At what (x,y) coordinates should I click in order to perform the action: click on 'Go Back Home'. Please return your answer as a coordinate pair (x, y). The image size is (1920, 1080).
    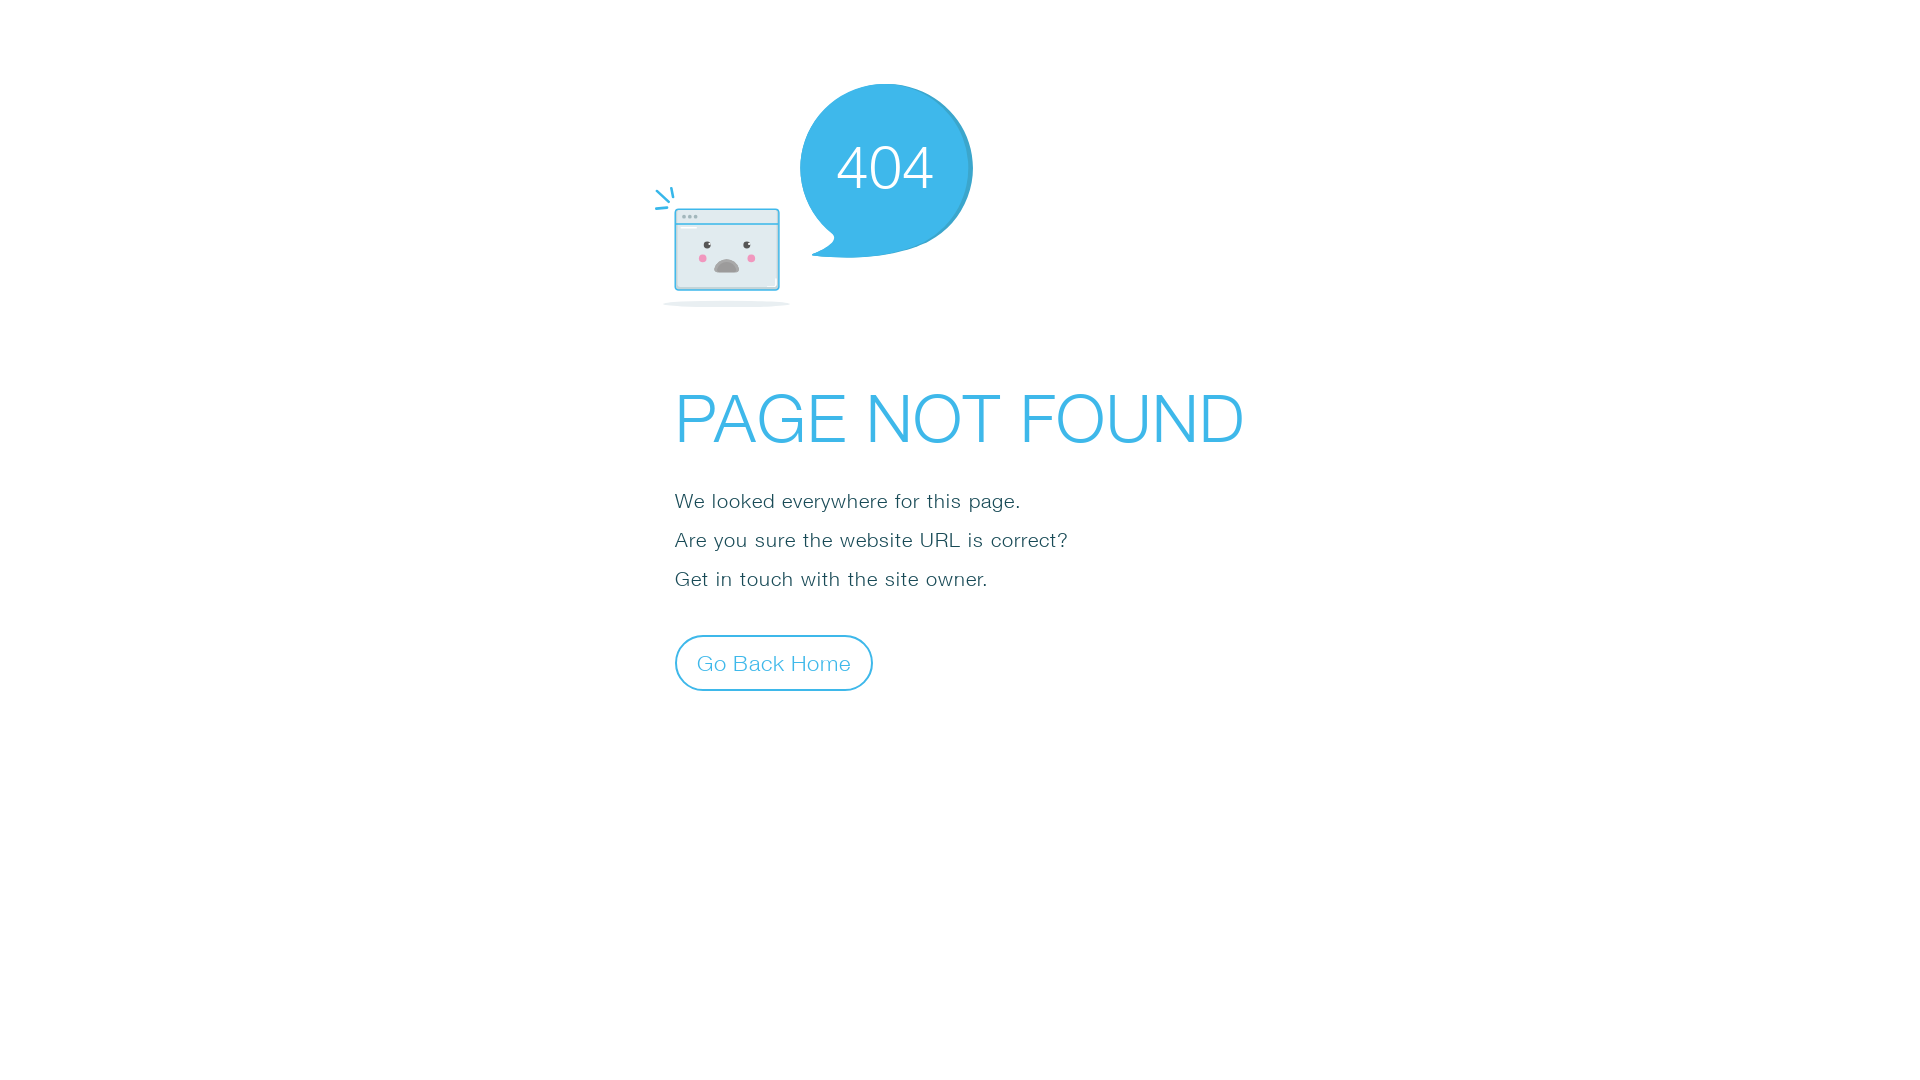
    Looking at the image, I should click on (772, 663).